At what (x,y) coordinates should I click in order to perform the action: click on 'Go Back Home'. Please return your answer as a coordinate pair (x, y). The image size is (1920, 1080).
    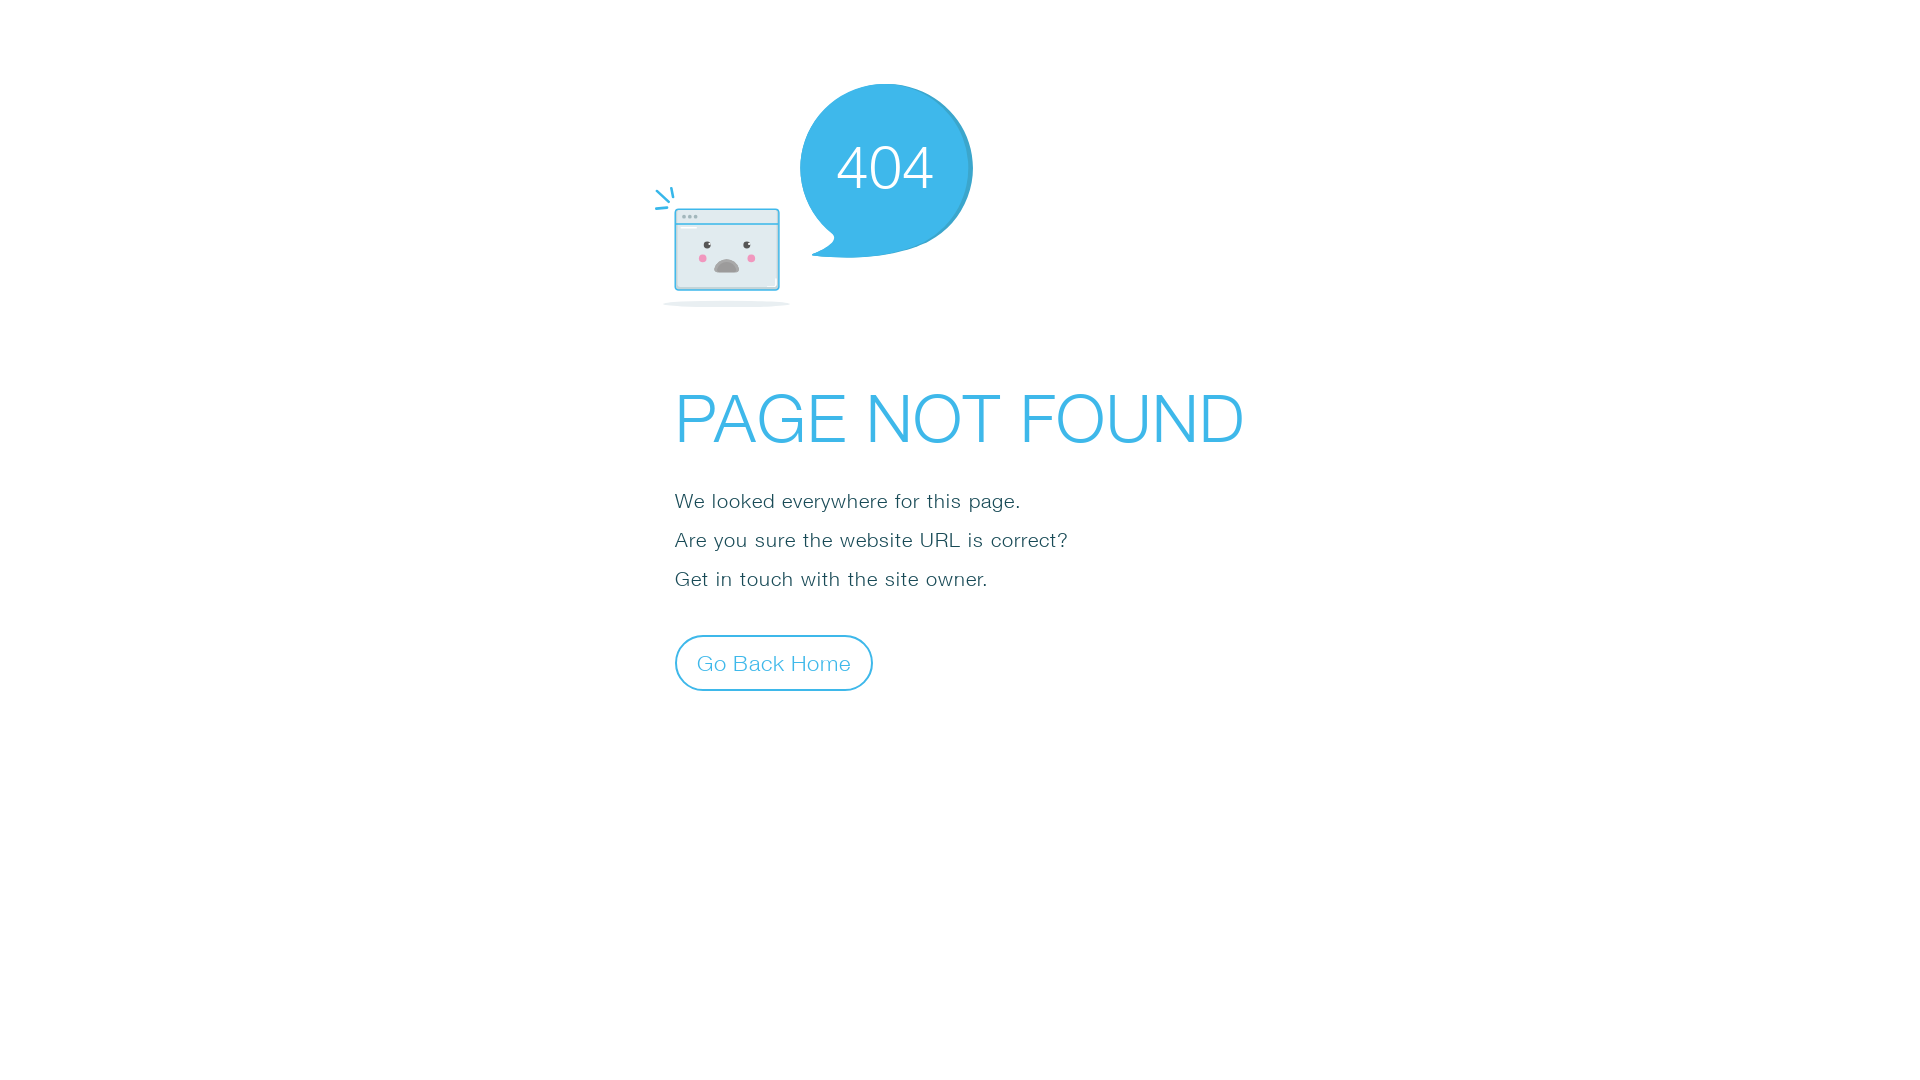
    Looking at the image, I should click on (772, 663).